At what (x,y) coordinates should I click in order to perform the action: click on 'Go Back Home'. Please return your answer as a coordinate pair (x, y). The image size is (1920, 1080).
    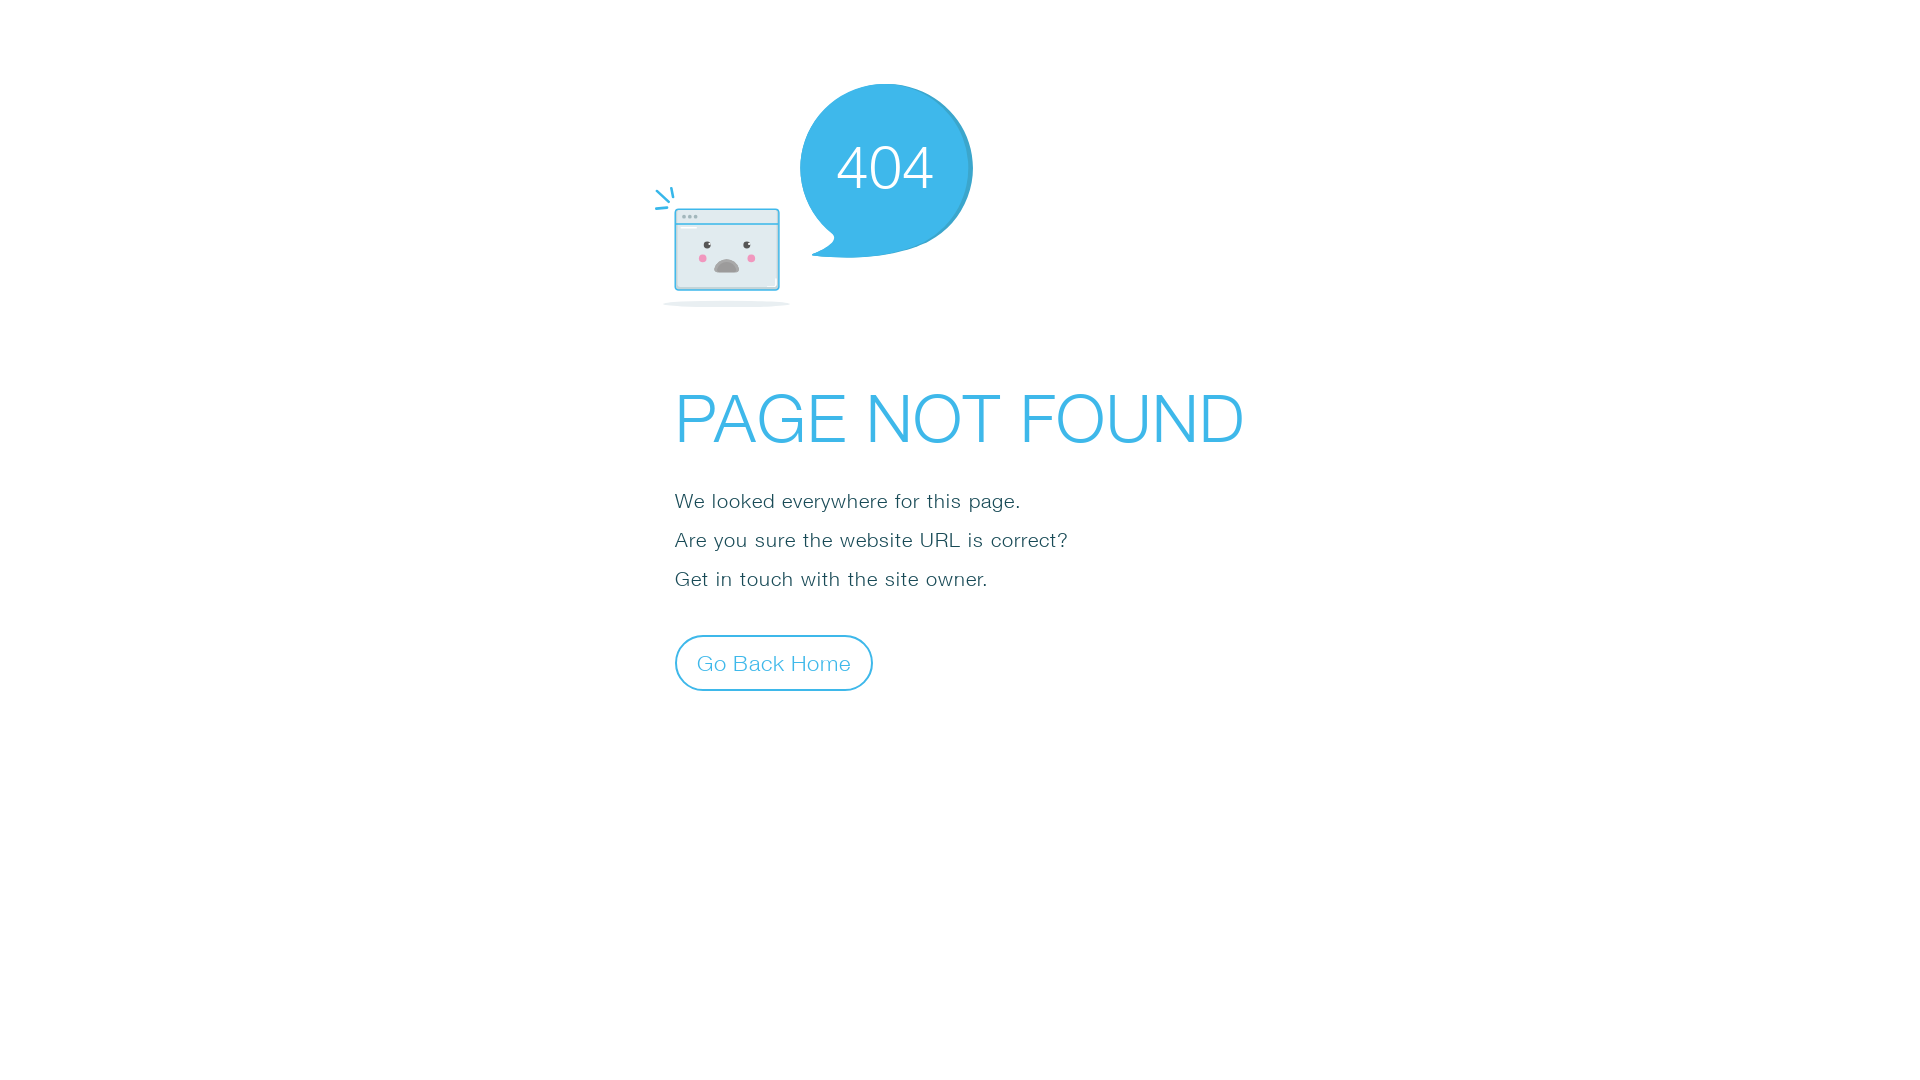
    Looking at the image, I should click on (772, 663).